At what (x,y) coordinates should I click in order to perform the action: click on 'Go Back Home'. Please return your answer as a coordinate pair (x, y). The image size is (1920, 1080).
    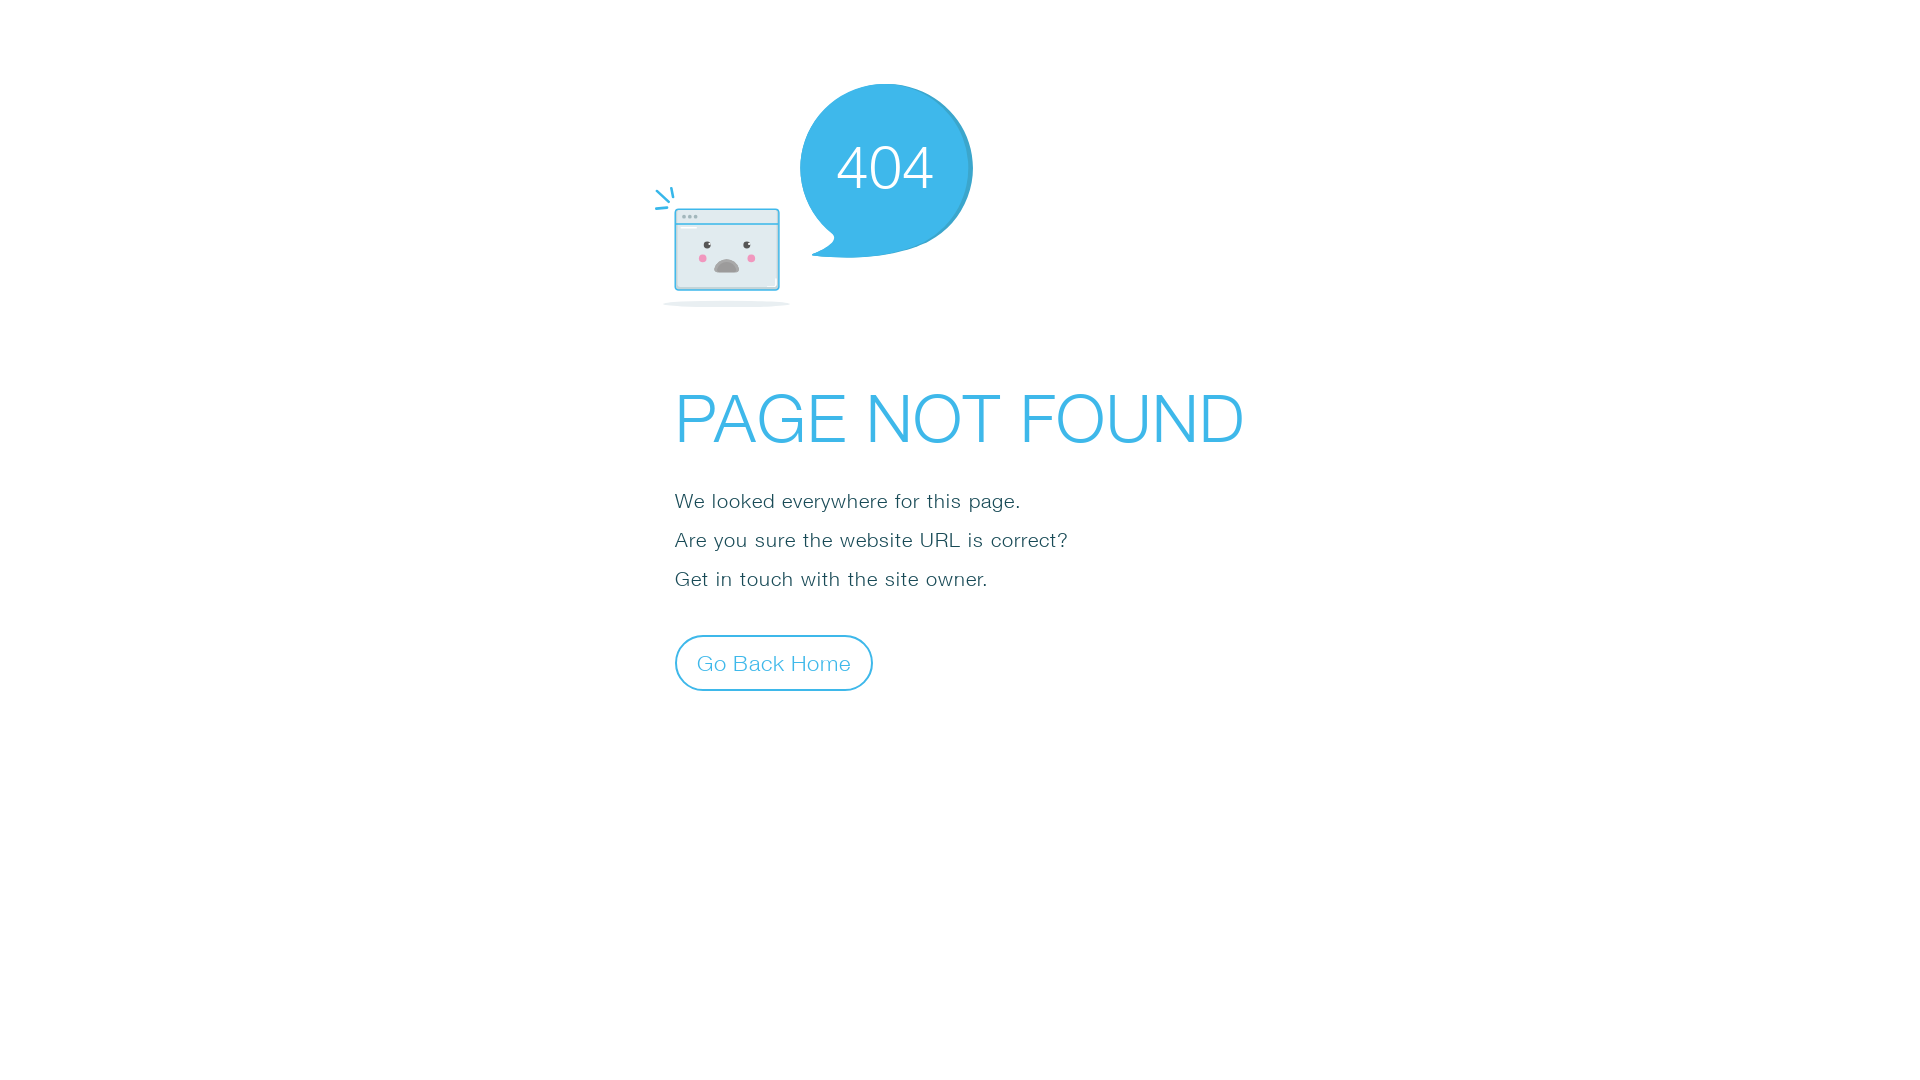
    Looking at the image, I should click on (772, 663).